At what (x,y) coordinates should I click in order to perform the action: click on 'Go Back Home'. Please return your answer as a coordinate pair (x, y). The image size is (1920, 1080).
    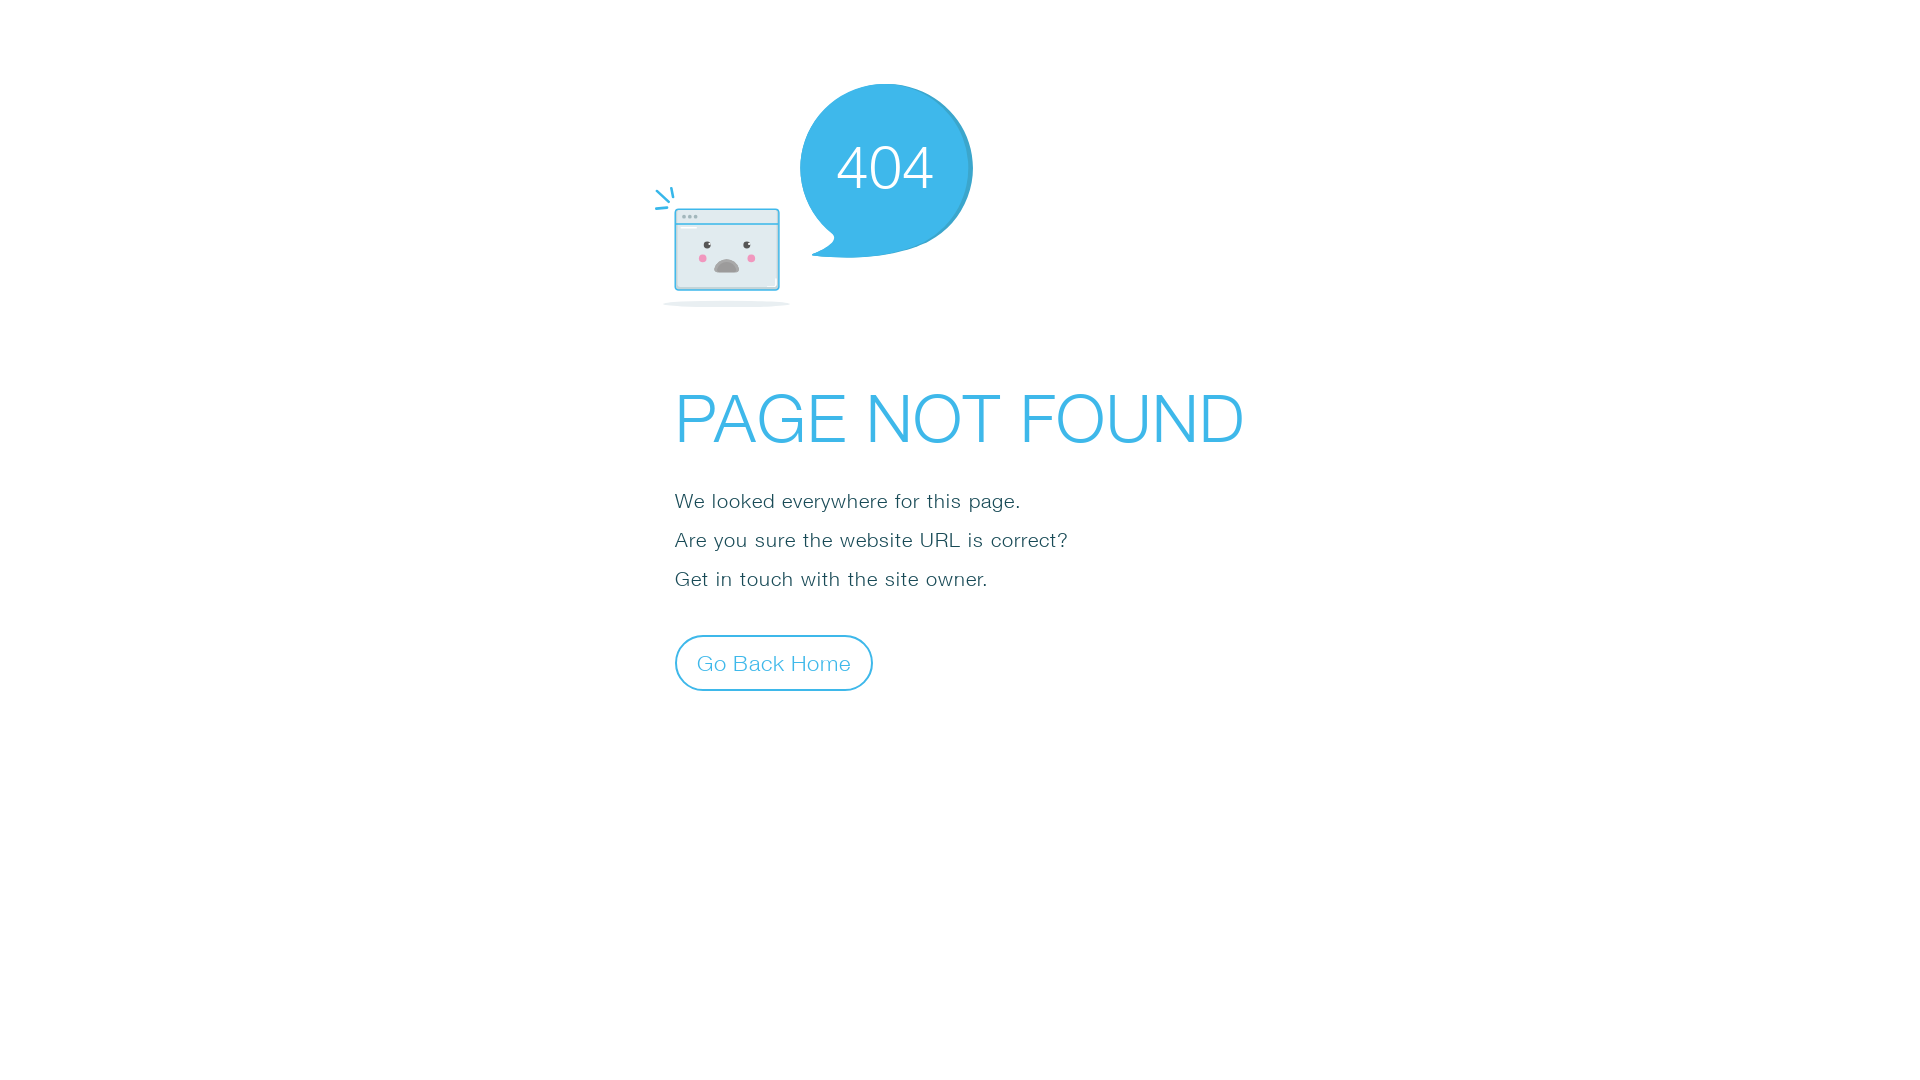
    Looking at the image, I should click on (772, 663).